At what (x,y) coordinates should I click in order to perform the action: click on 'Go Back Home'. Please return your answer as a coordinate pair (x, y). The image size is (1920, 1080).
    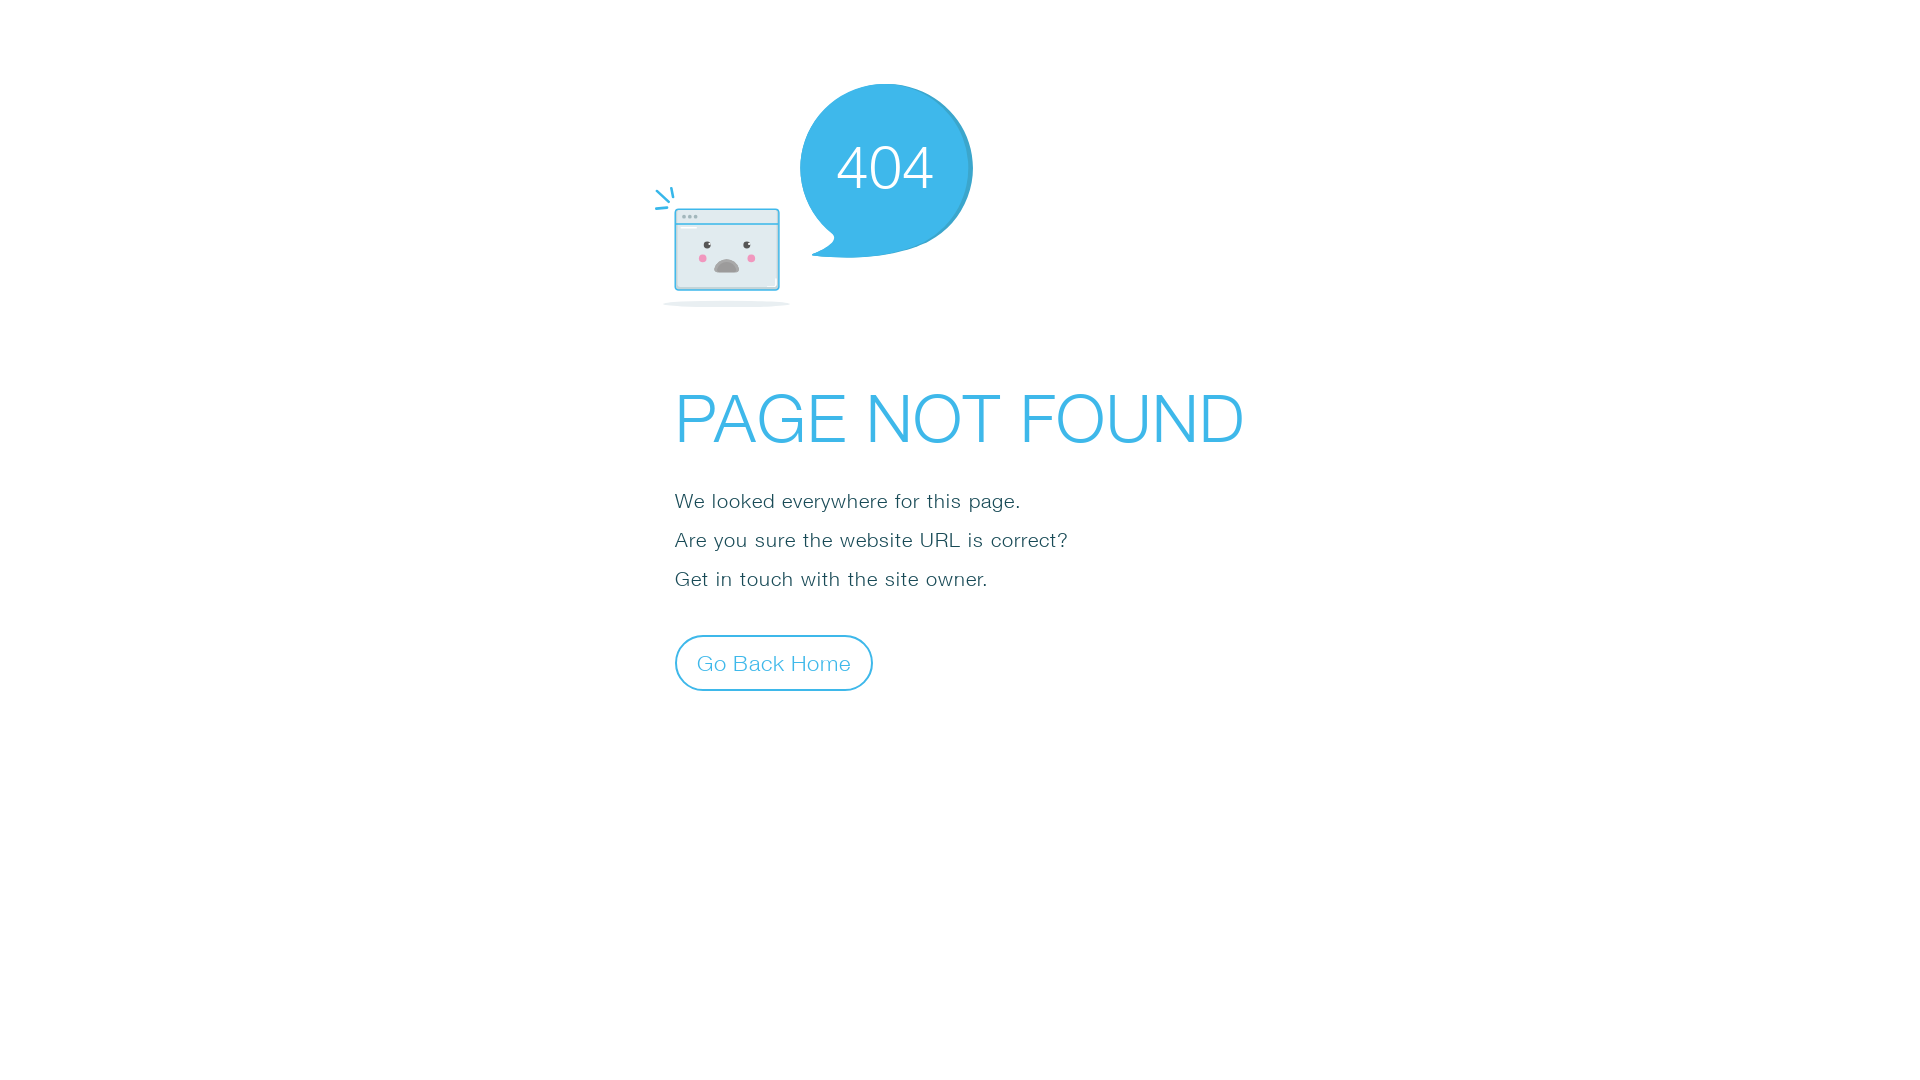
    Looking at the image, I should click on (772, 663).